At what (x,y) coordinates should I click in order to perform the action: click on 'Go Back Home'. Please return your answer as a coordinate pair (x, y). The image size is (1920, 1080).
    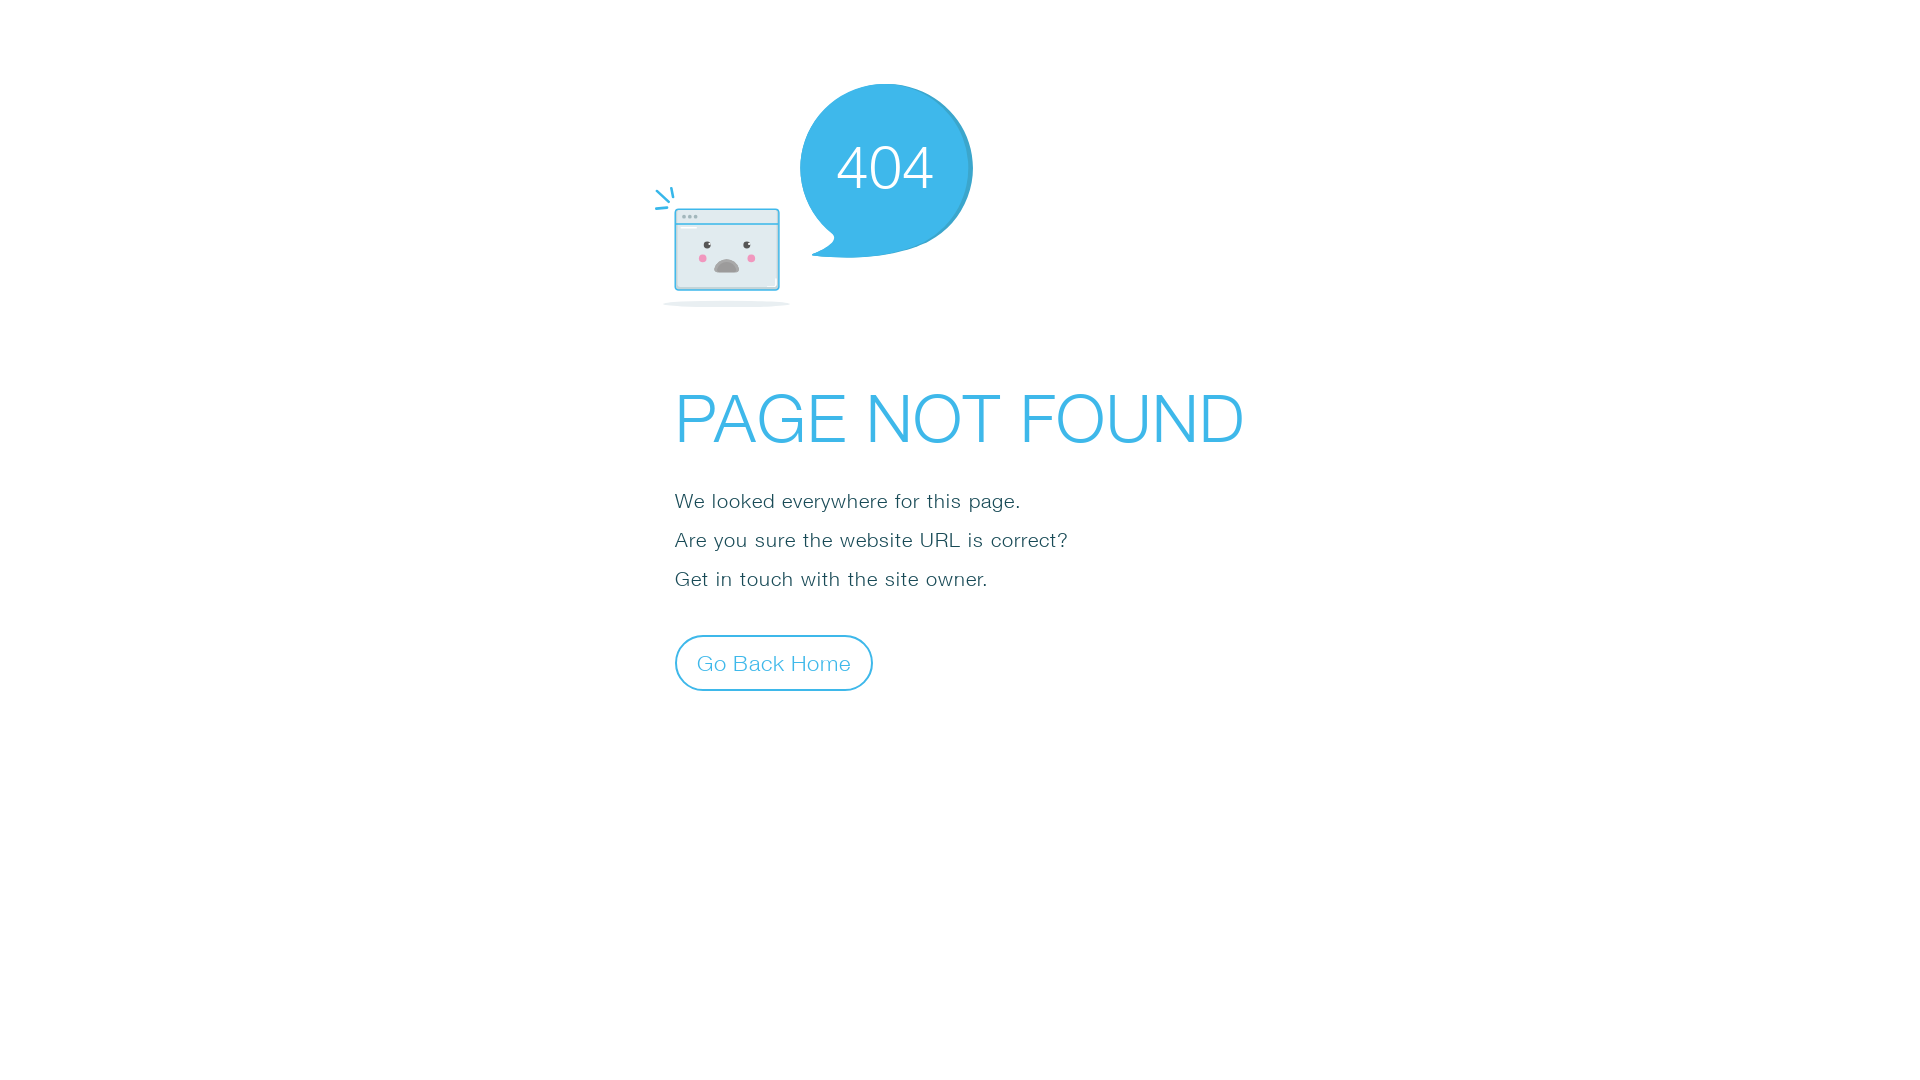
    Looking at the image, I should click on (772, 663).